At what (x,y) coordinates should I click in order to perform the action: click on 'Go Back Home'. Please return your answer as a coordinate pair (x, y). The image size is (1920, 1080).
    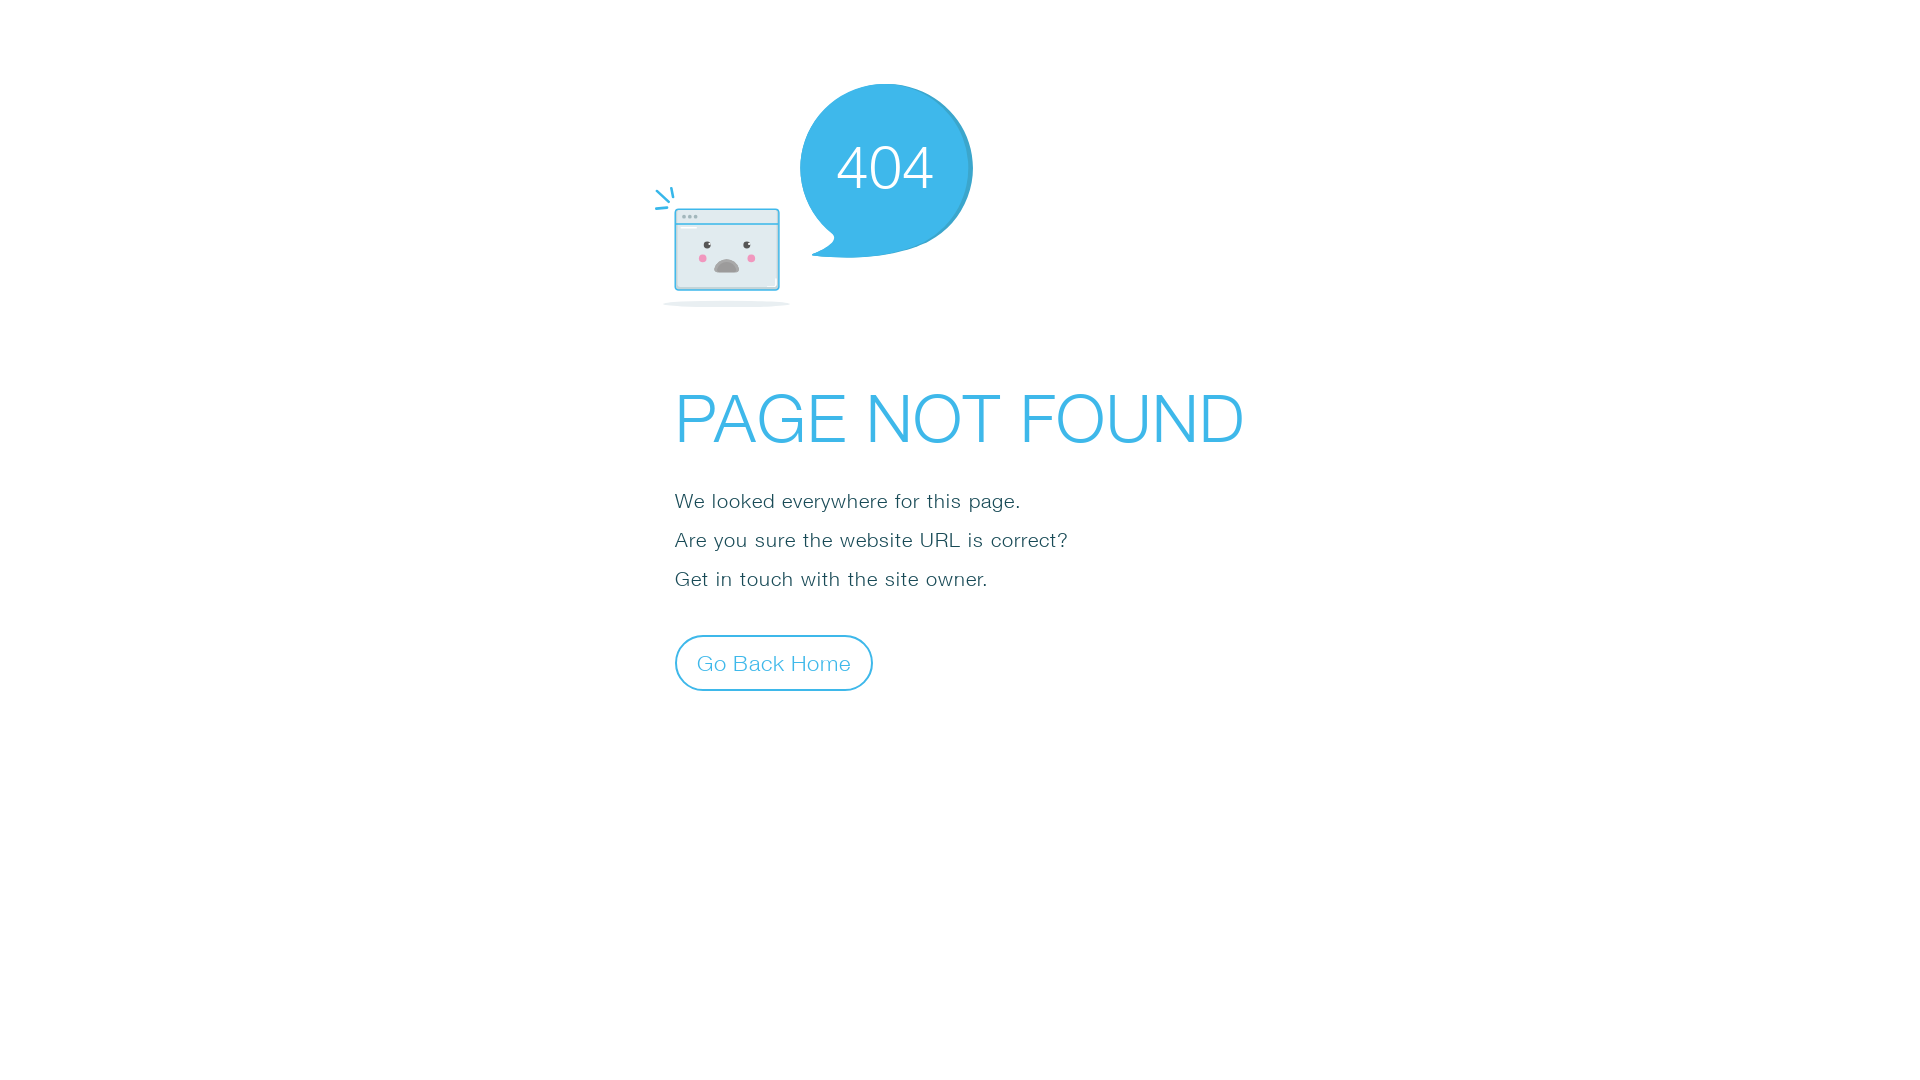
    Looking at the image, I should click on (772, 663).